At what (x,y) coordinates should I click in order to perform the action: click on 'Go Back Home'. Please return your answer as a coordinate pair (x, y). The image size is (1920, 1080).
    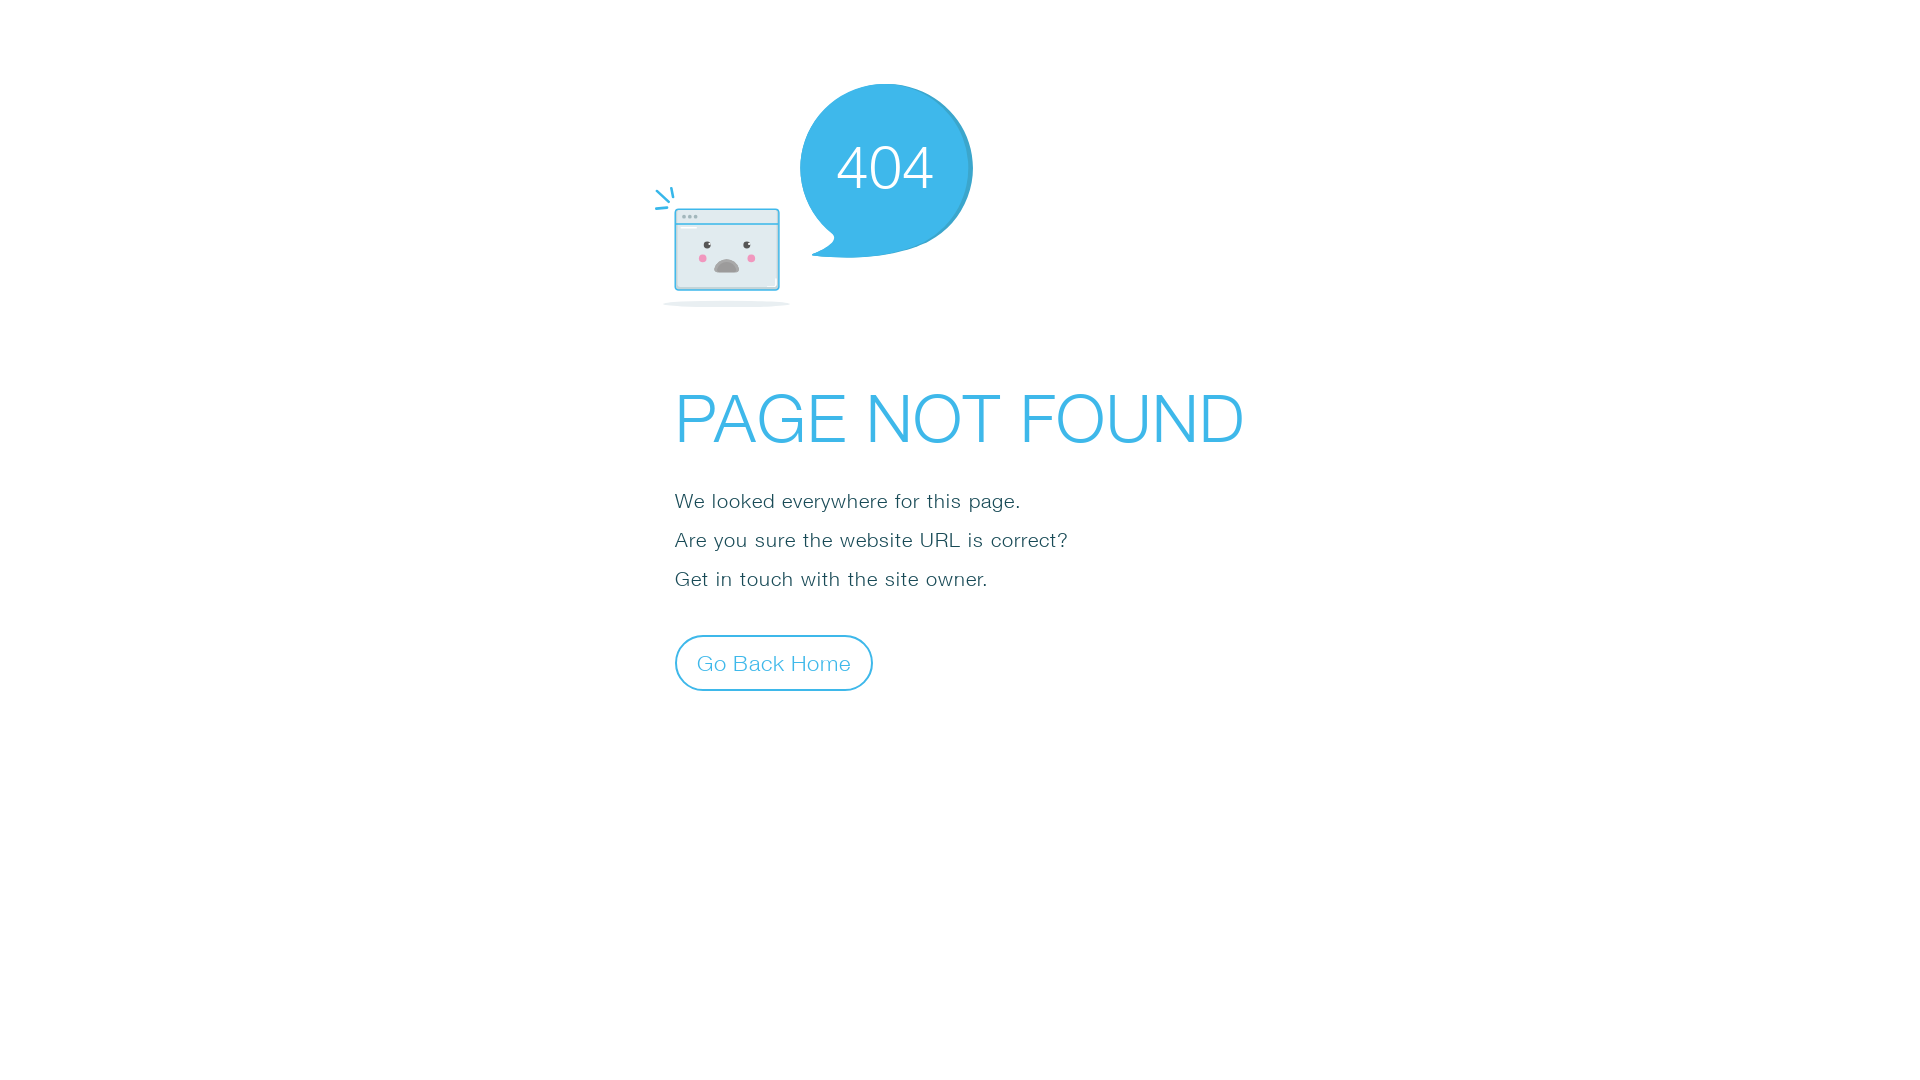
    Looking at the image, I should click on (772, 663).